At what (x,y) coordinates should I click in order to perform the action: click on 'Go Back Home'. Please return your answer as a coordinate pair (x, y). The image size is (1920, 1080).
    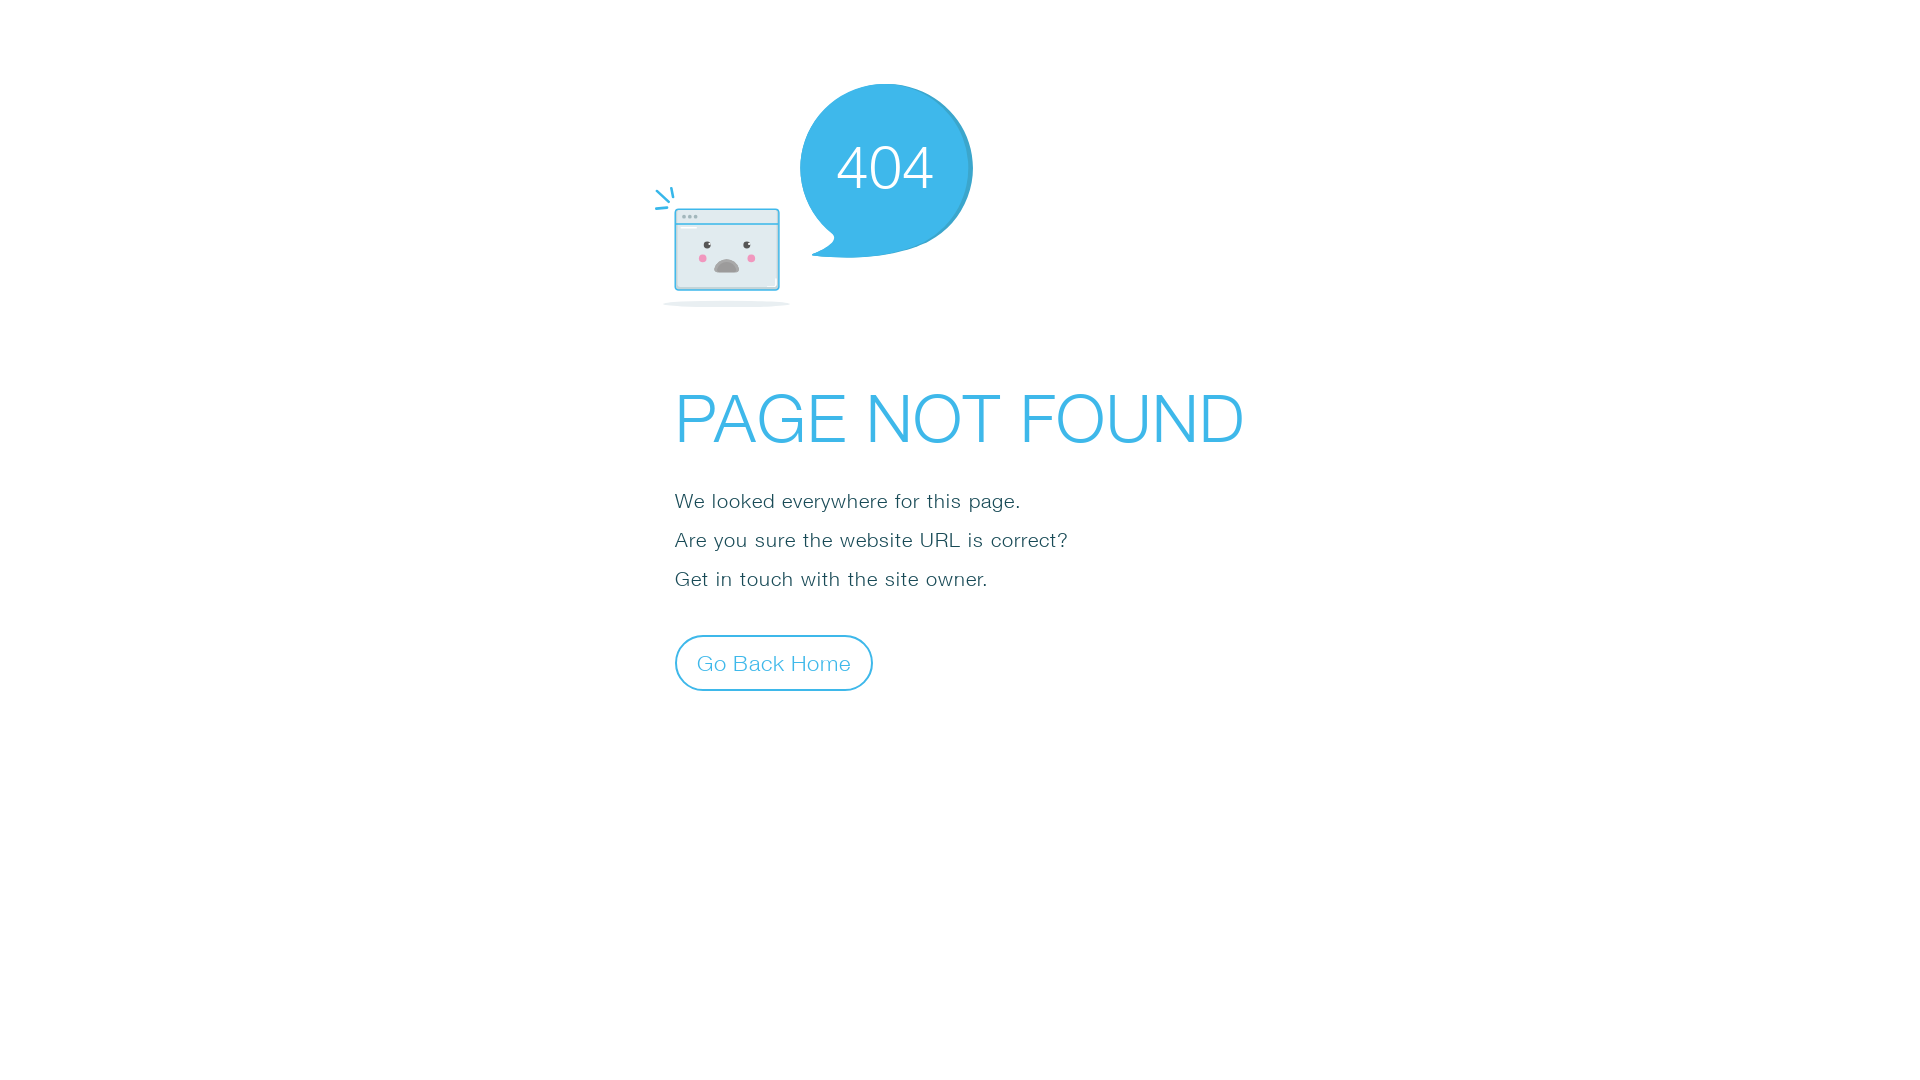
    Looking at the image, I should click on (772, 663).